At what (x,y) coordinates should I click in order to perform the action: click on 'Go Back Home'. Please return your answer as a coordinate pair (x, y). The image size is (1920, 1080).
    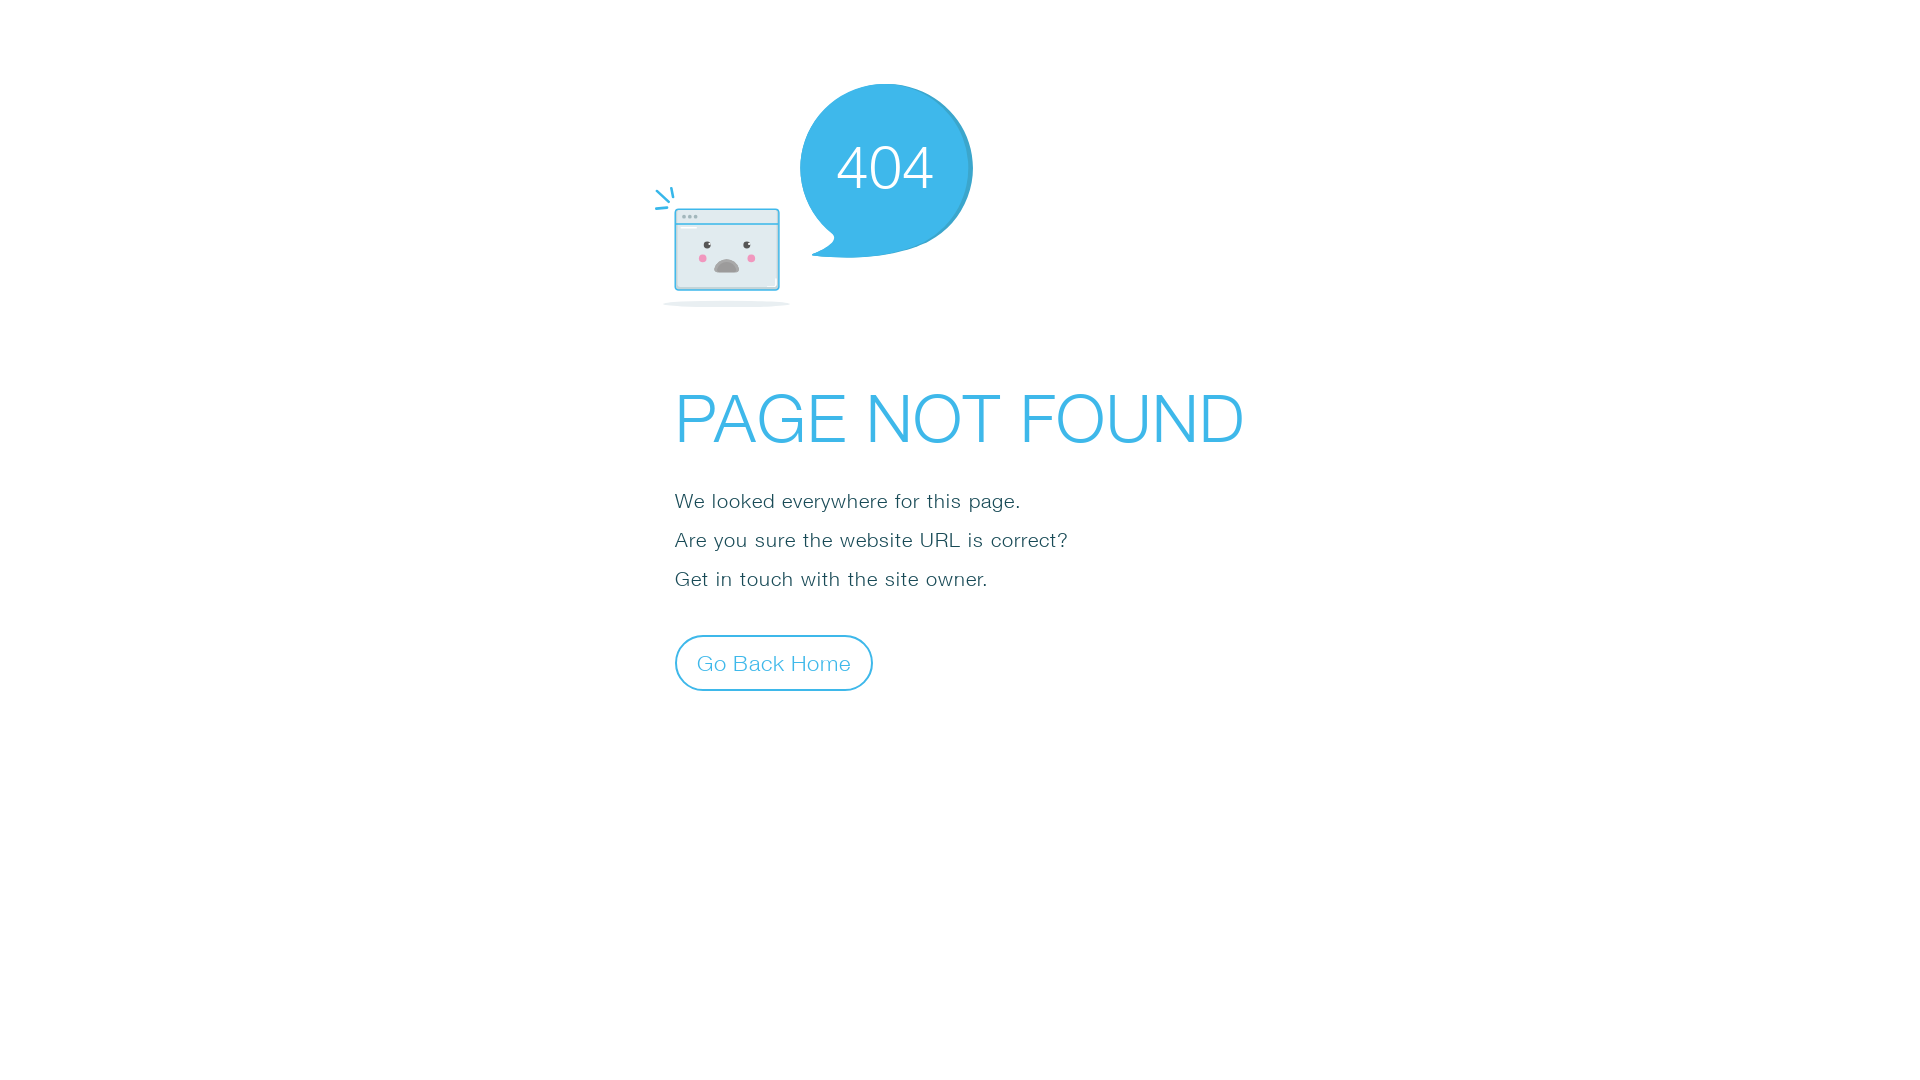
    Looking at the image, I should click on (772, 663).